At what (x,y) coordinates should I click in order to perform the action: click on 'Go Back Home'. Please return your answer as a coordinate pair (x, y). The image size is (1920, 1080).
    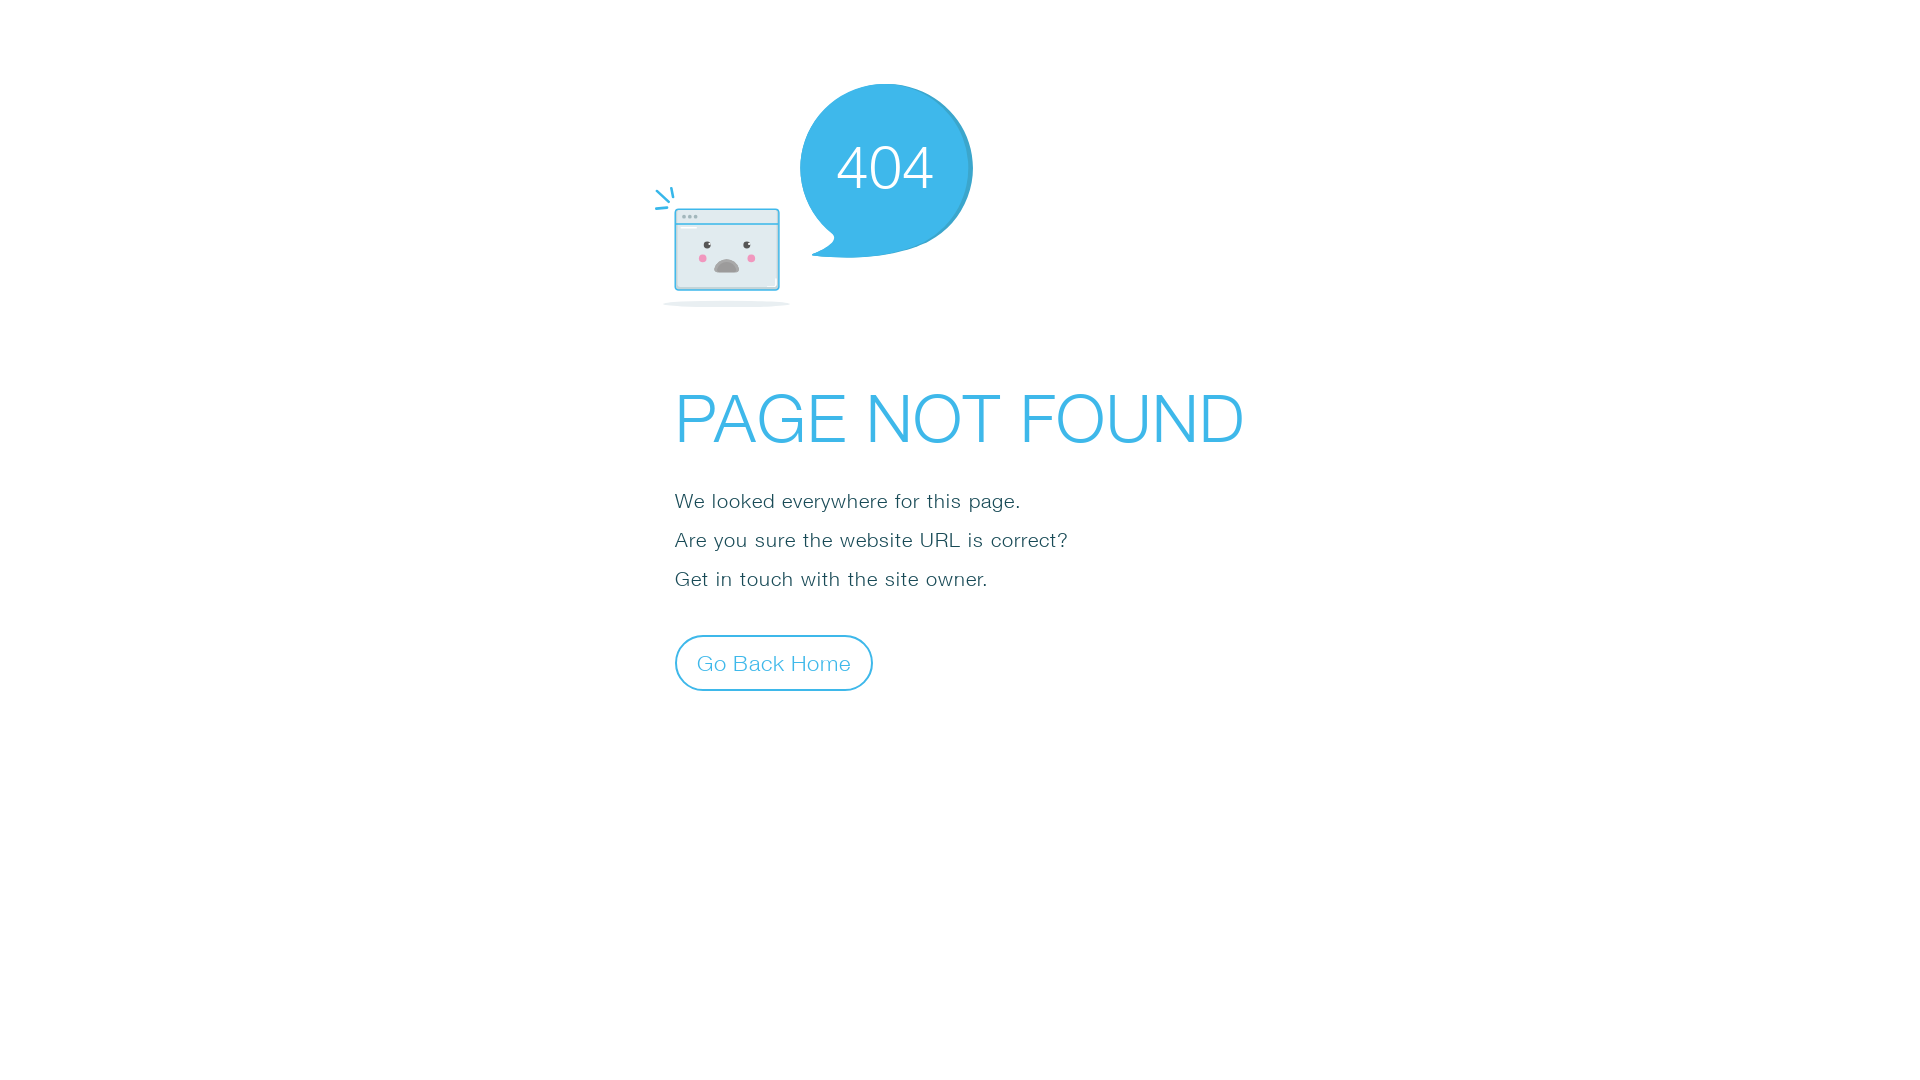
    Looking at the image, I should click on (772, 663).